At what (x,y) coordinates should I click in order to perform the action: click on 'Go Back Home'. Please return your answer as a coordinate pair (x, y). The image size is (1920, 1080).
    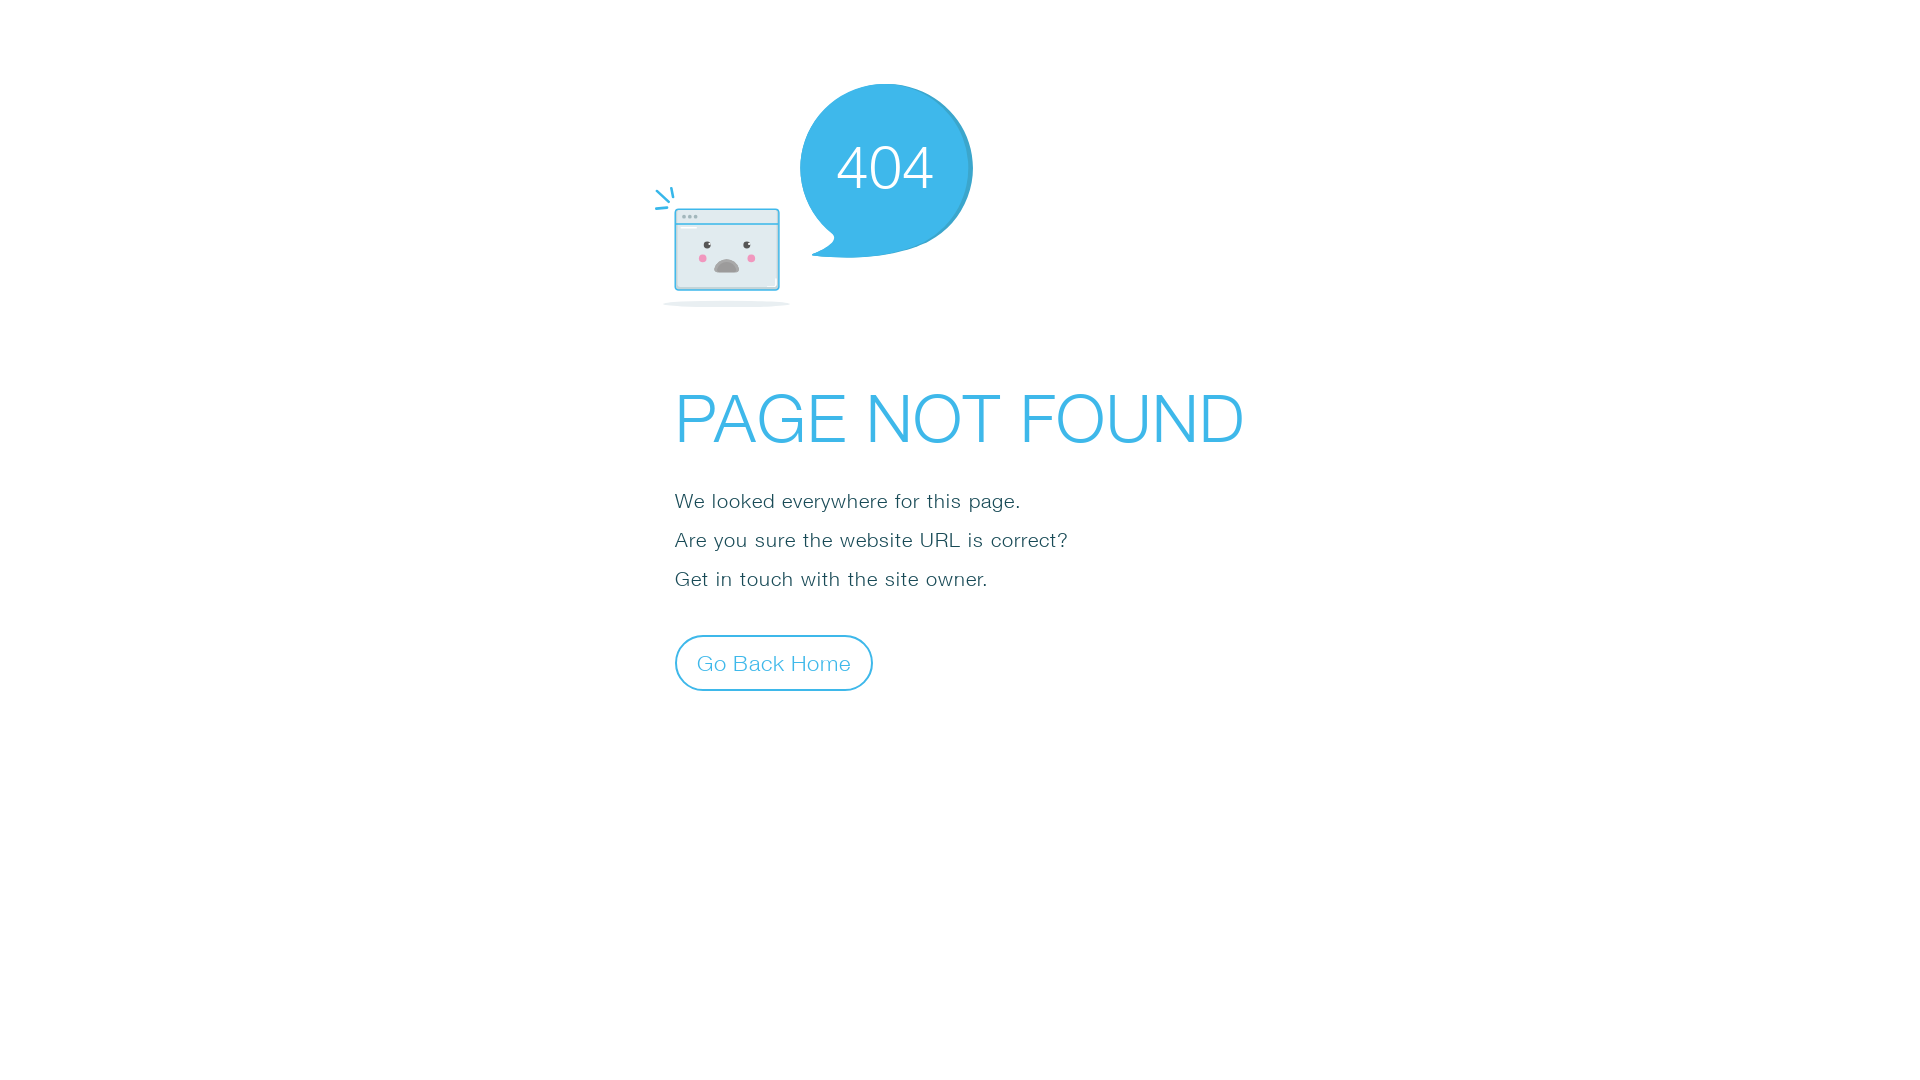
    Looking at the image, I should click on (772, 663).